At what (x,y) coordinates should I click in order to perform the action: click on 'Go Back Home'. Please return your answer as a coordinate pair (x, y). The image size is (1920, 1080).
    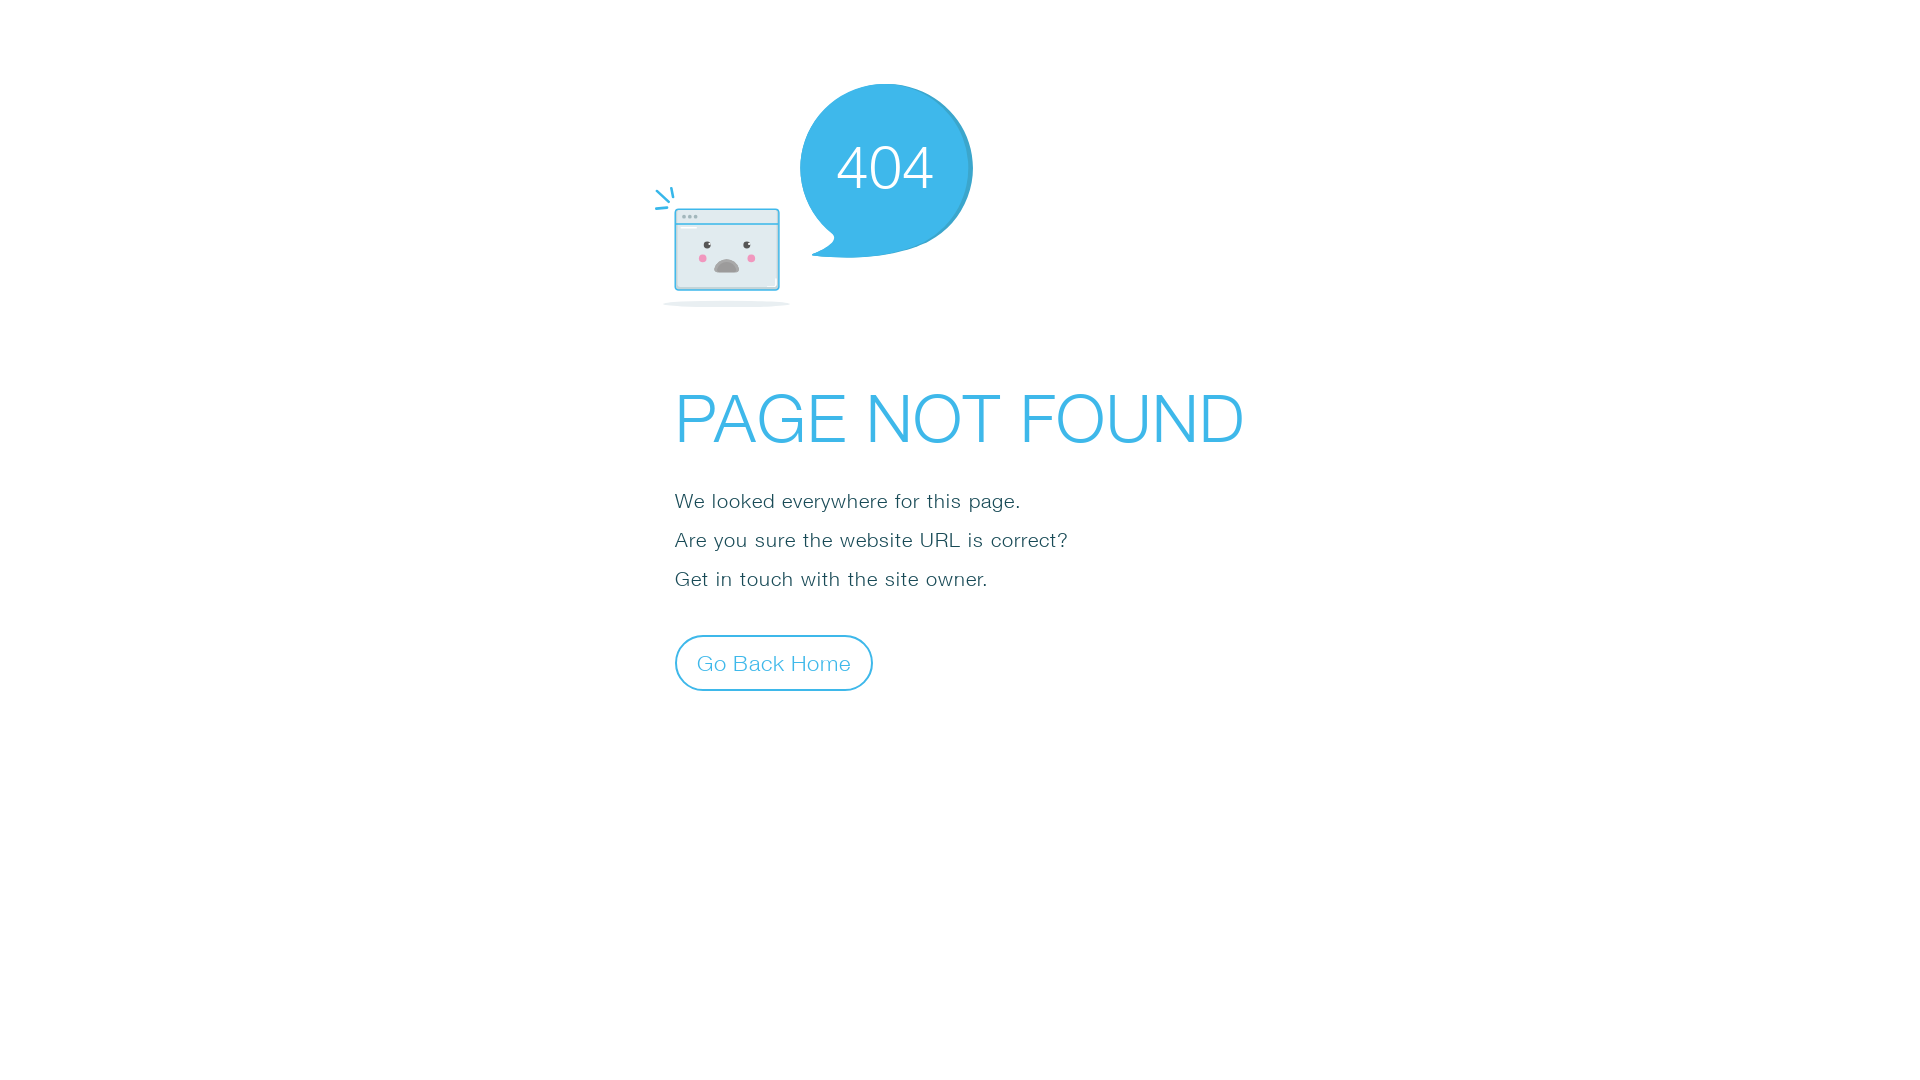
    Looking at the image, I should click on (772, 663).